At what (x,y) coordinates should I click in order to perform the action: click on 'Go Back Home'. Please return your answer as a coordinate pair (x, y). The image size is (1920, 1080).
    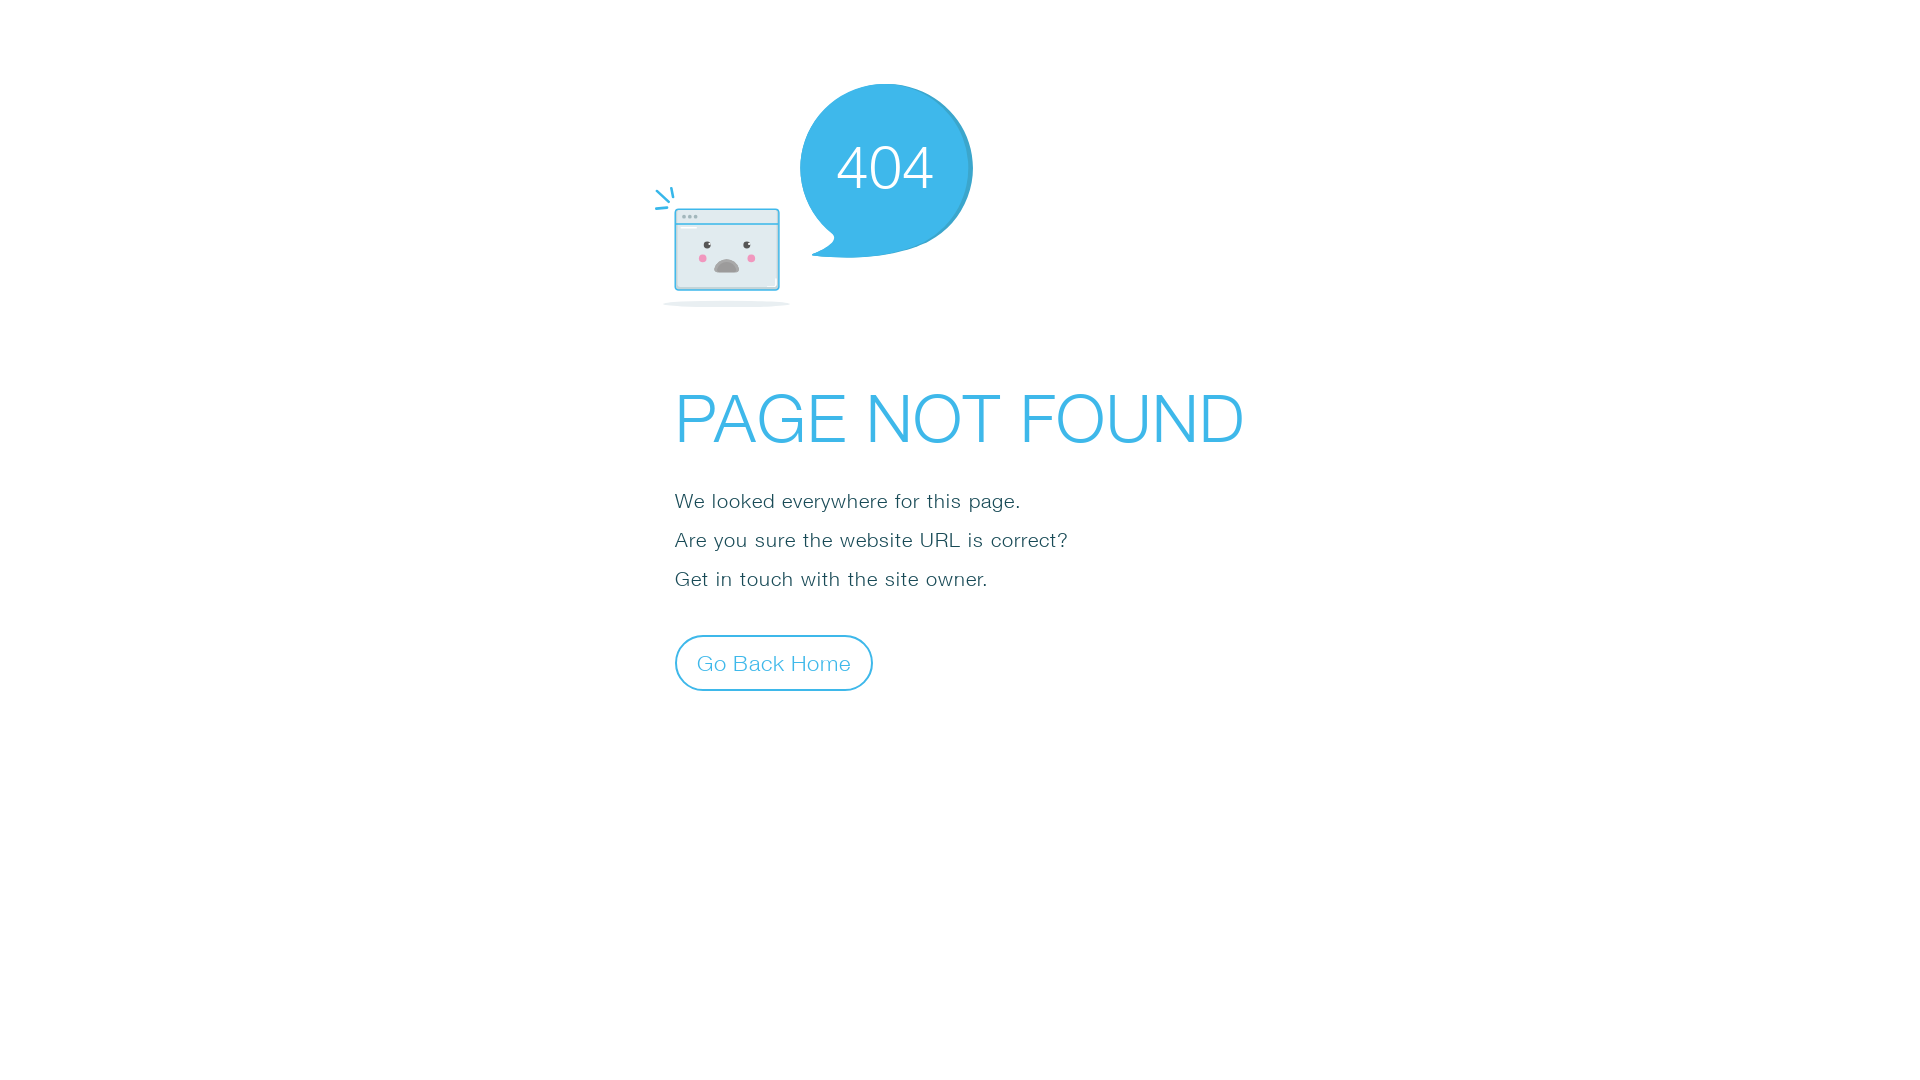
    Looking at the image, I should click on (772, 663).